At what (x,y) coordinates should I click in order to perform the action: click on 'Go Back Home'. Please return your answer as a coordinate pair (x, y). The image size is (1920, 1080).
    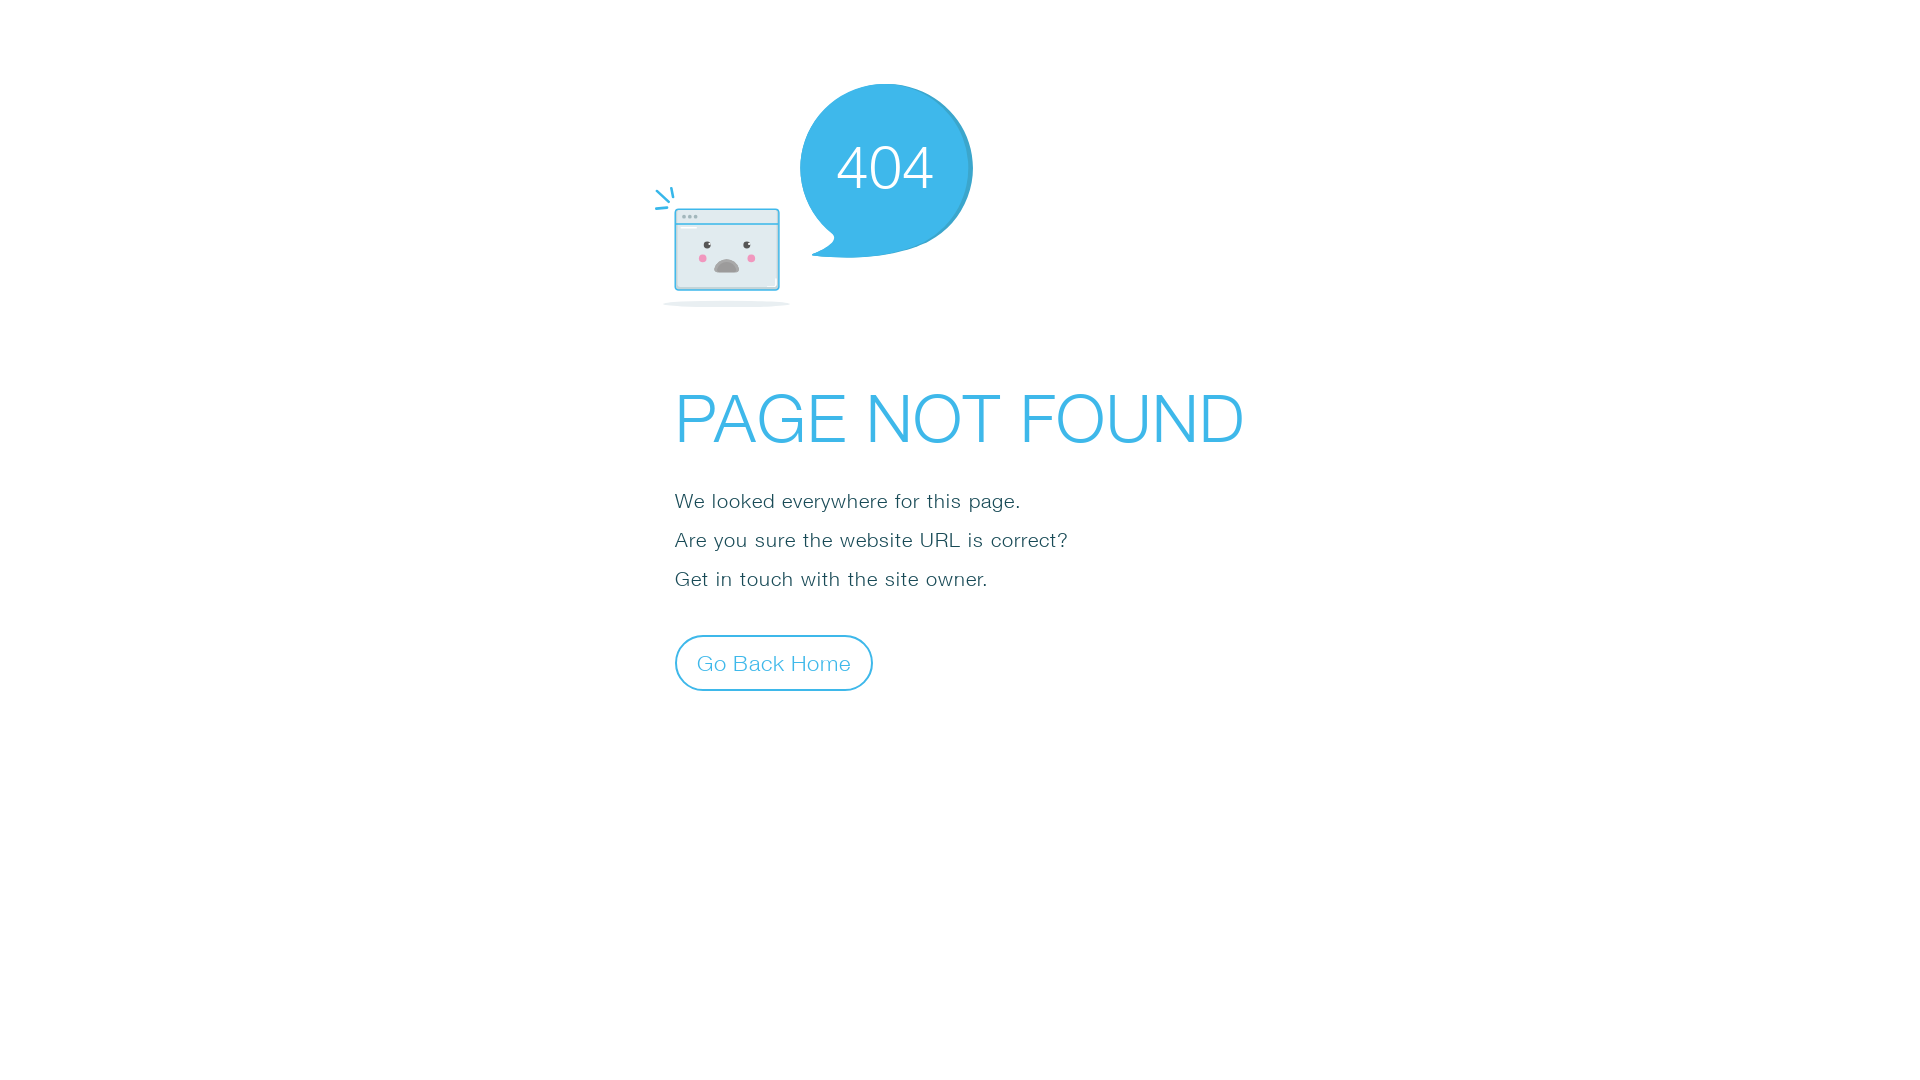
    Looking at the image, I should click on (772, 663).